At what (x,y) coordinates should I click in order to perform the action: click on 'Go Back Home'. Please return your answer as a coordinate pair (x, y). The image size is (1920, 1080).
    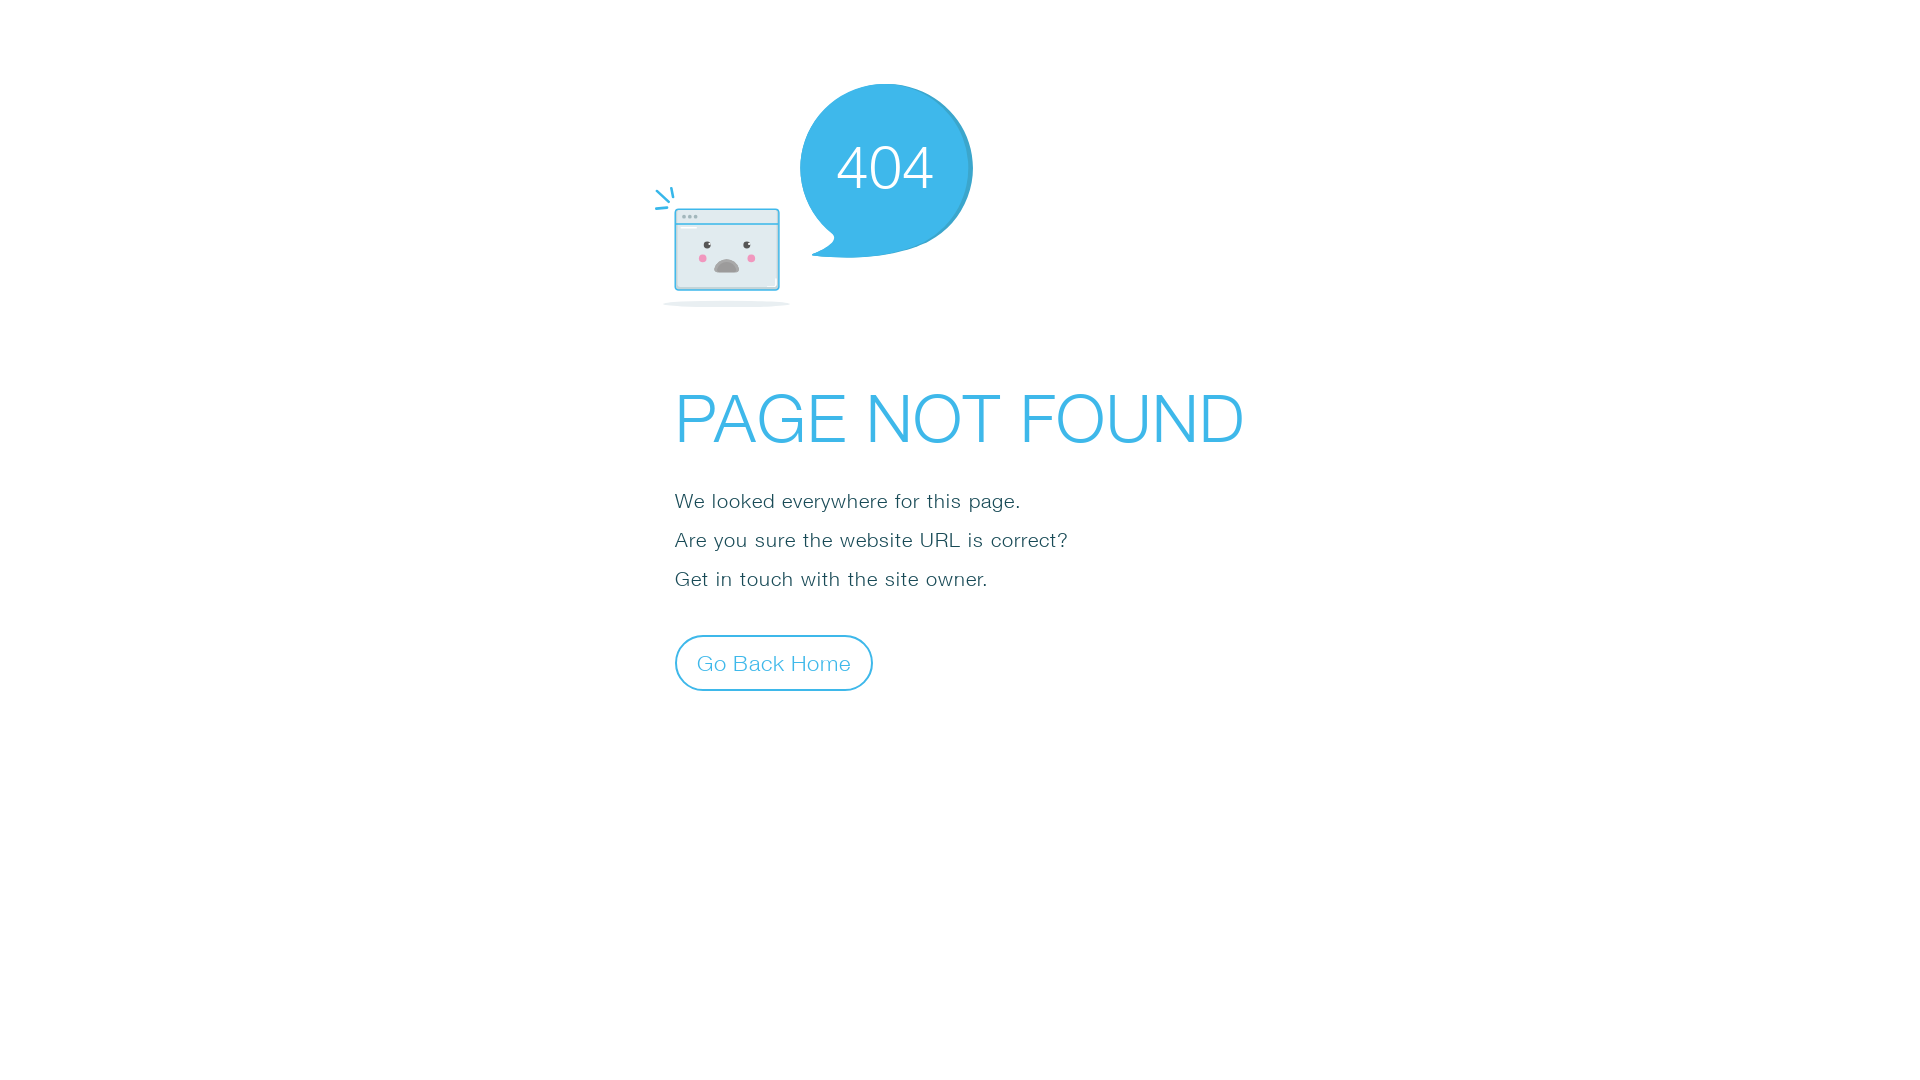
    Looking at the image, I should click on (772, 663).